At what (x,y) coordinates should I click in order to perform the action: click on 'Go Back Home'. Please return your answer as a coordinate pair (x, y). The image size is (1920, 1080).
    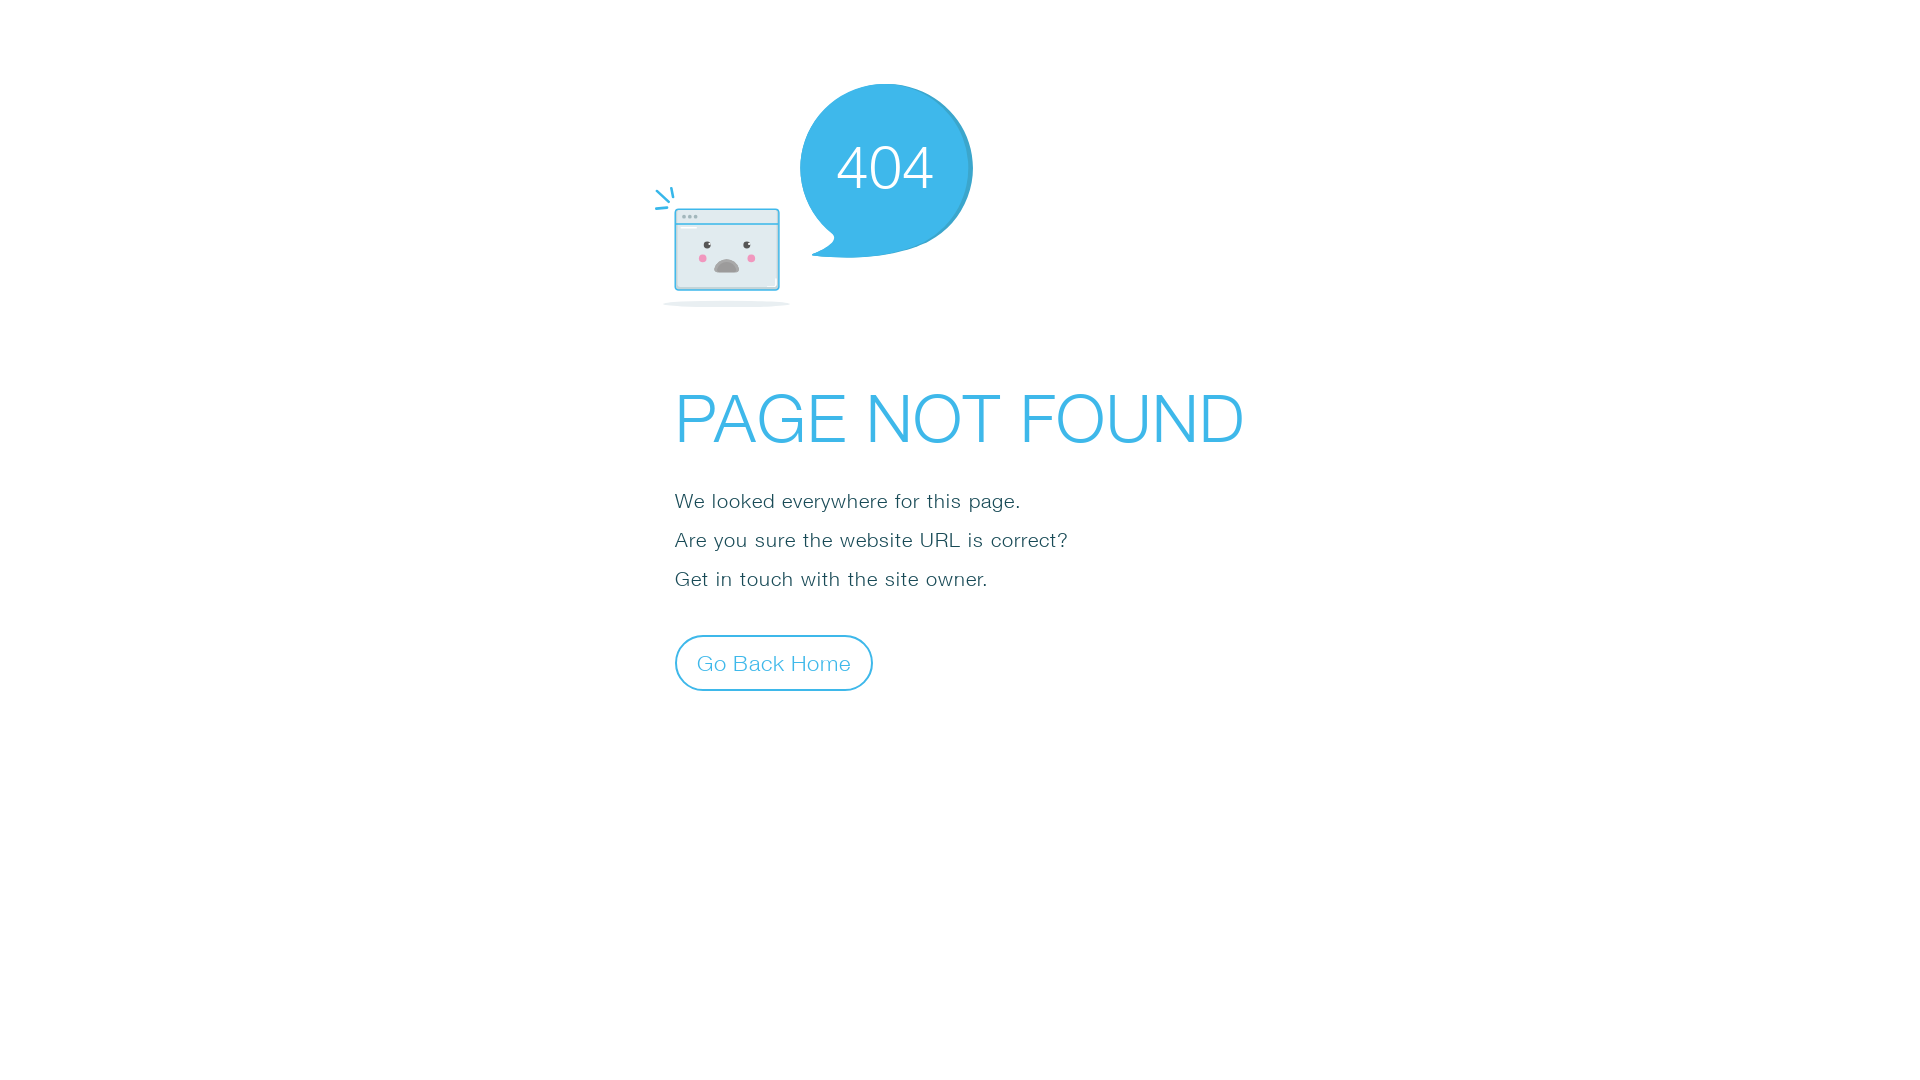
    Looking at the image, I should click on (772, 663).